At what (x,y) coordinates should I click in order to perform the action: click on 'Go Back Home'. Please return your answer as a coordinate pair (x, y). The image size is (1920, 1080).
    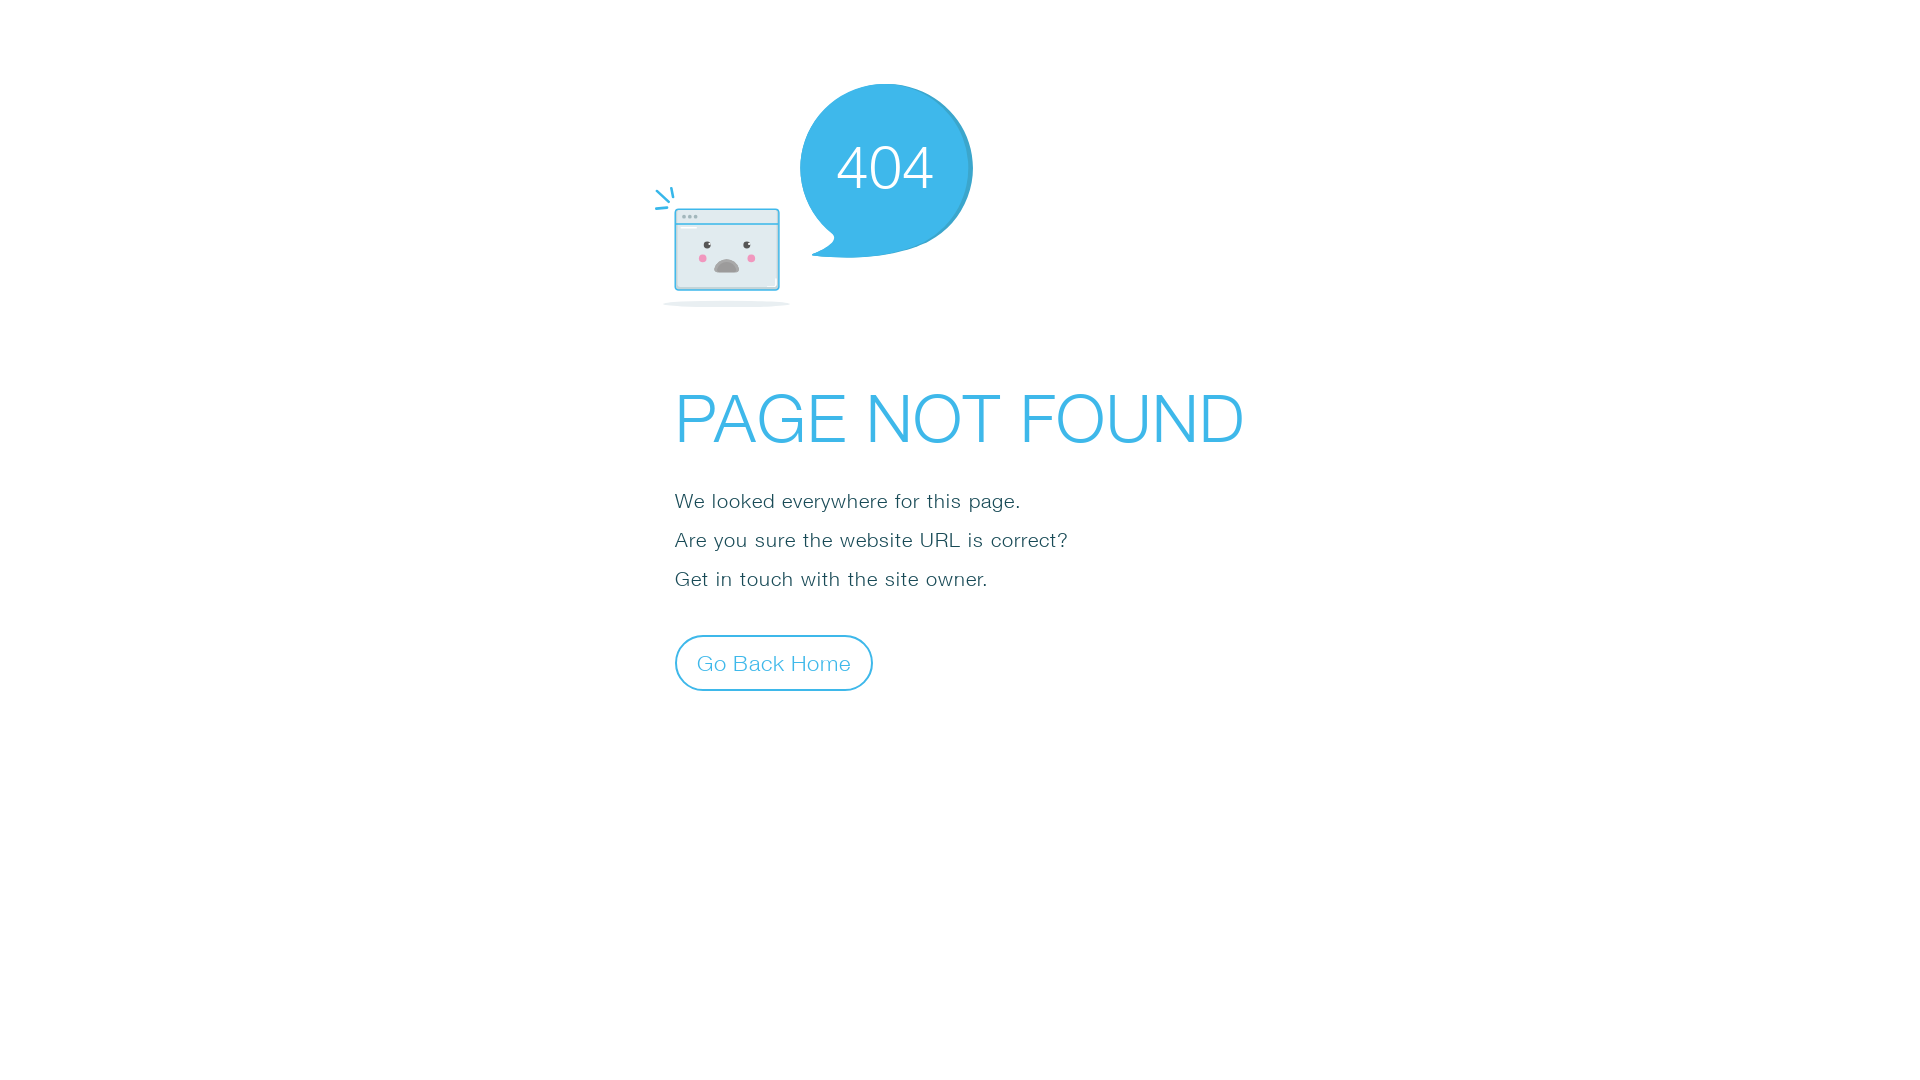
    Looking at the image, I should click on (772, 663).